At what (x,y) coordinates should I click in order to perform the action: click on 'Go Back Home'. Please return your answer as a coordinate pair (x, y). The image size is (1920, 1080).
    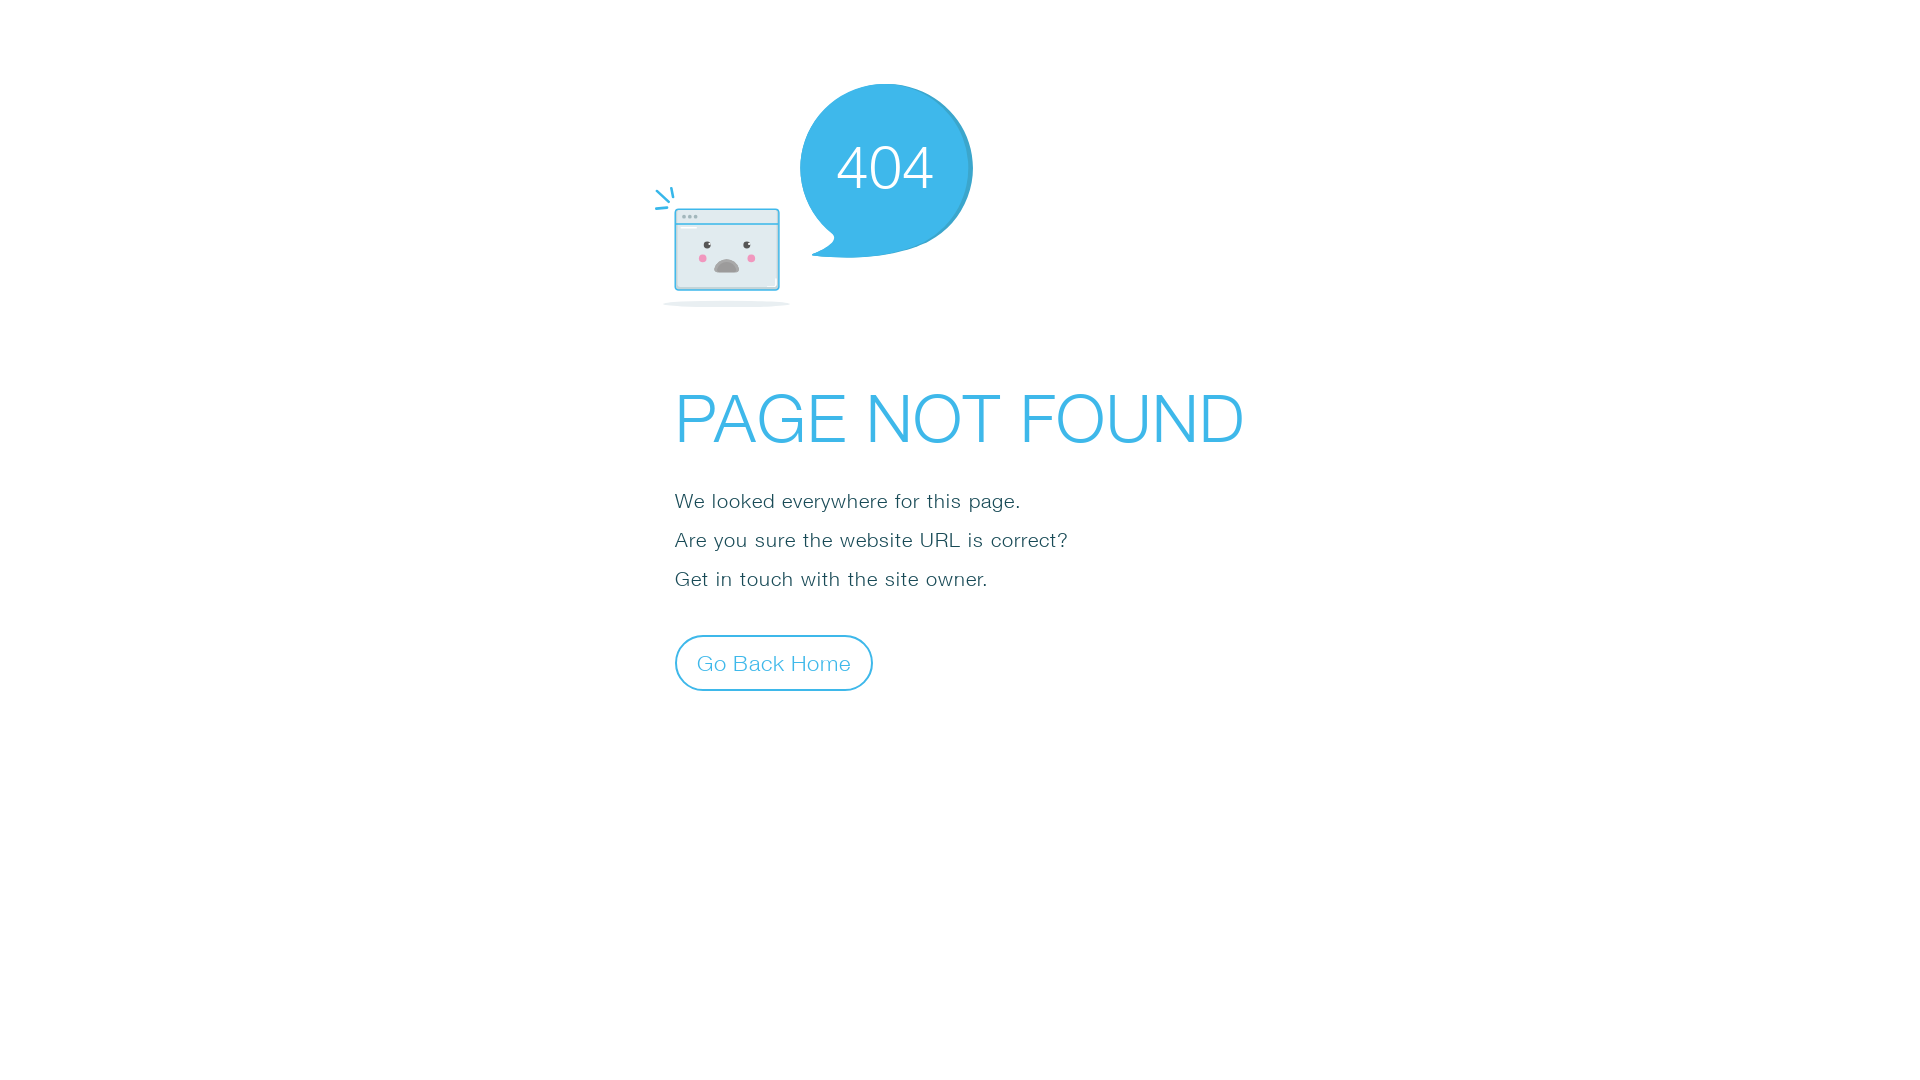
    Looking at the image, I should click on (772, 663).